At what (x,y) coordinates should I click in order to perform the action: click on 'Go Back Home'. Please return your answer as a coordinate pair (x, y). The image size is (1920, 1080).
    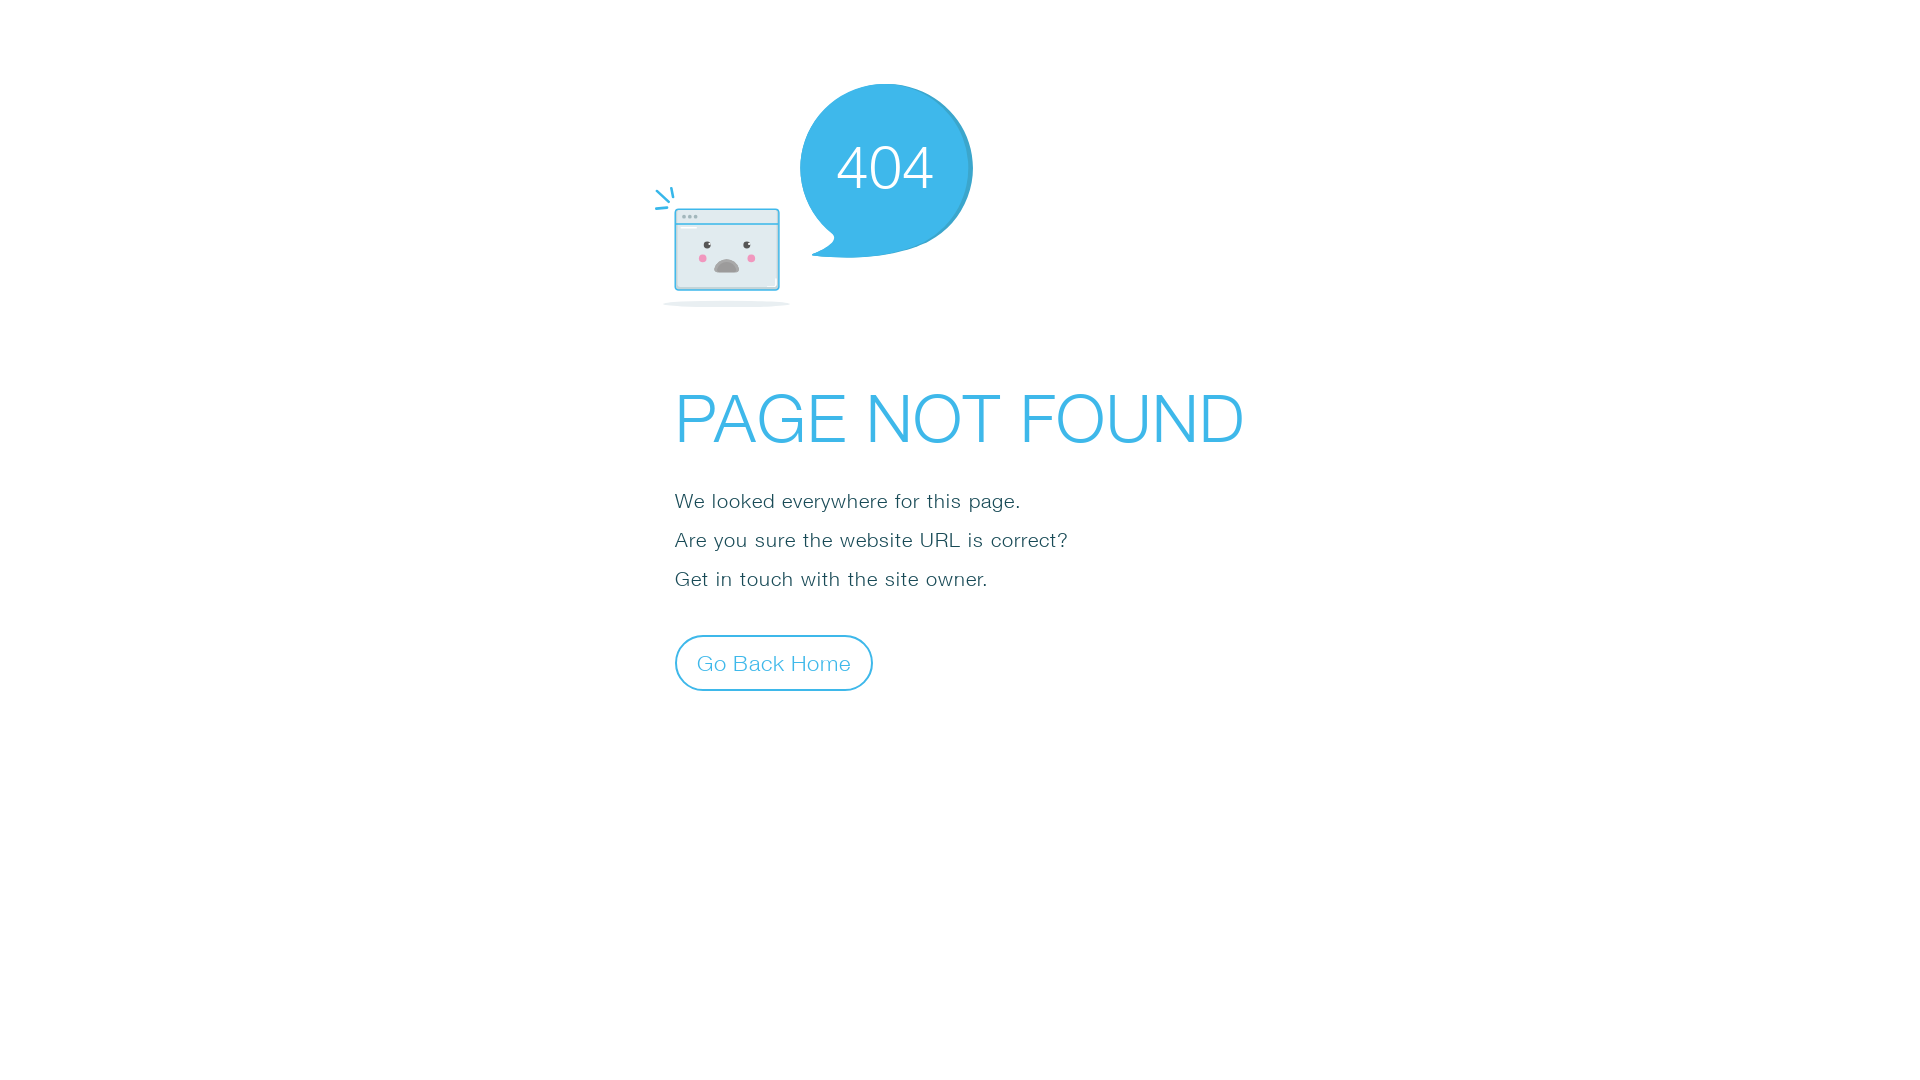
    Looking at the image, I should click on (772, 663).